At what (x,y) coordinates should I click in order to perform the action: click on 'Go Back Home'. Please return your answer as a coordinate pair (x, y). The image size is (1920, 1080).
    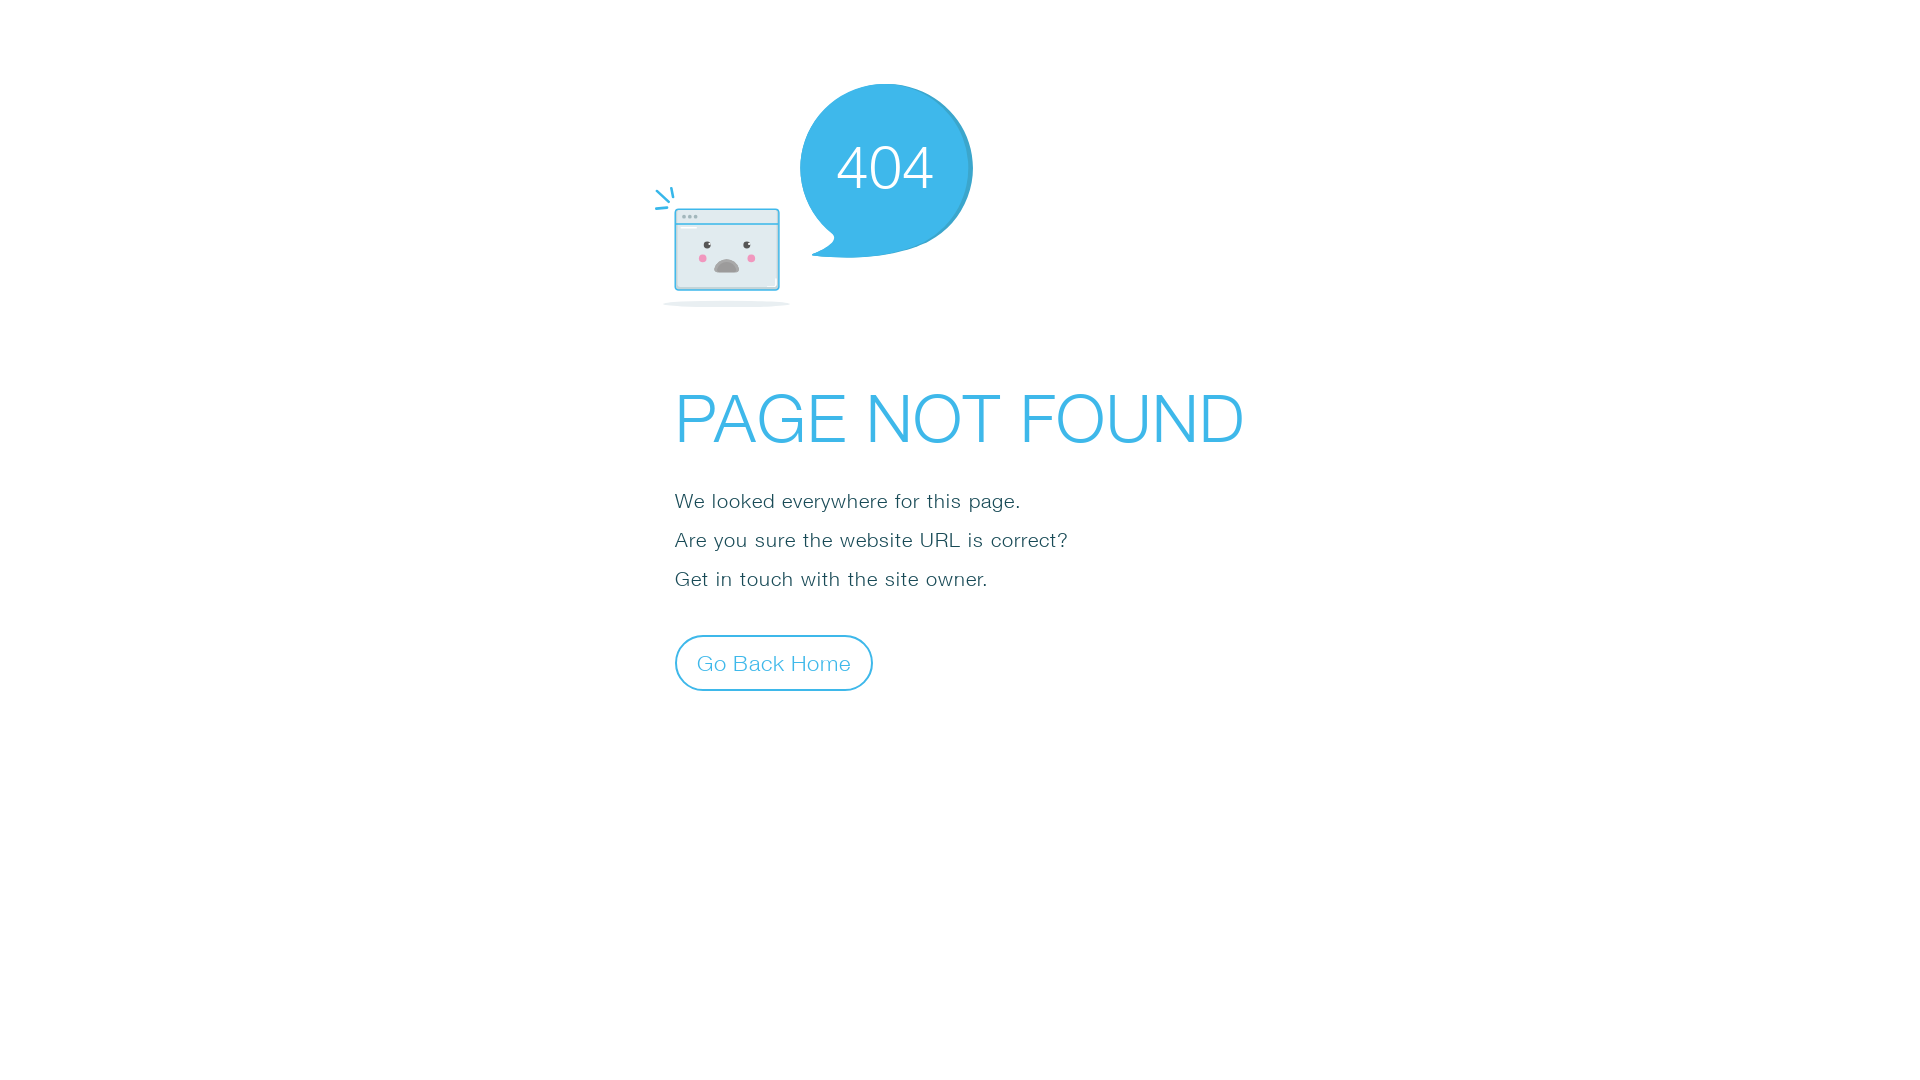
    Looking at the image, I should click on (772, 663).